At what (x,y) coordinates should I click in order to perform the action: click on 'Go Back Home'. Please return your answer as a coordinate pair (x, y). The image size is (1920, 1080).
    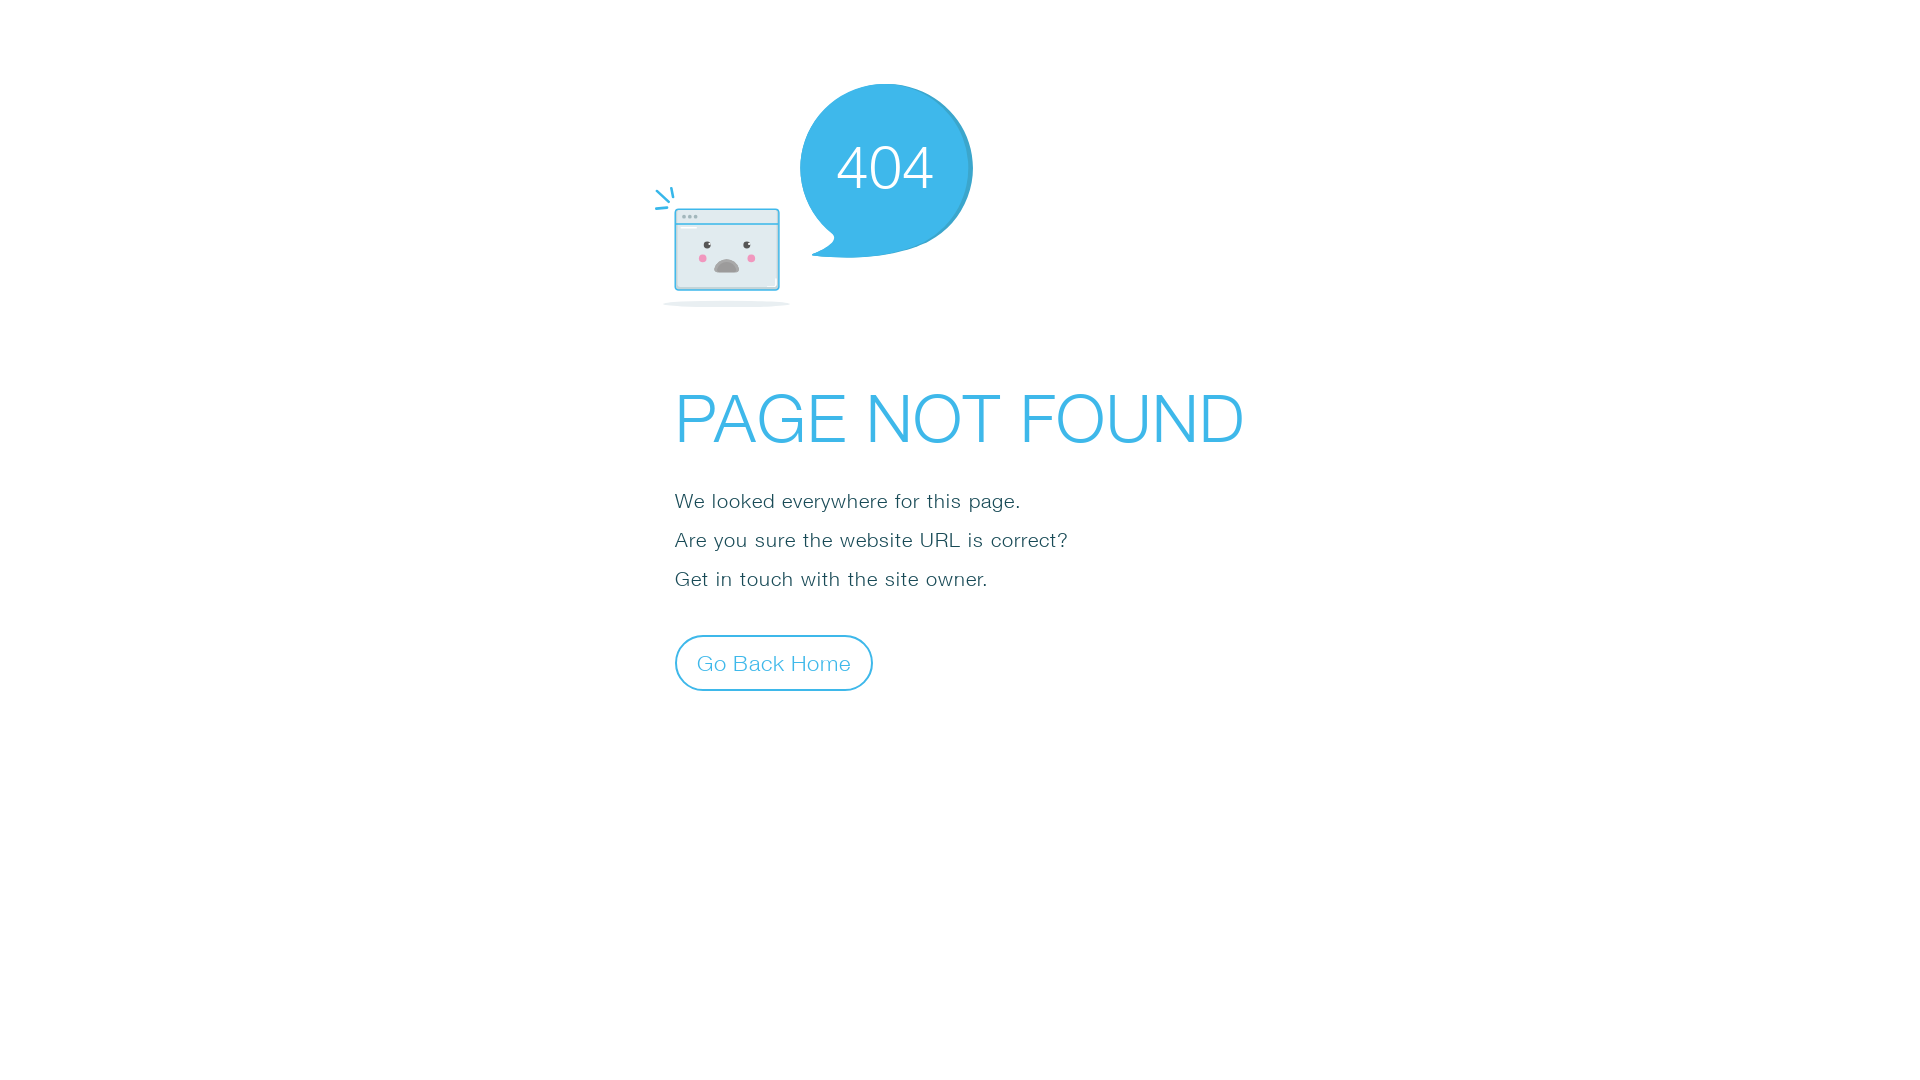
    Looking at the image, I should click on (772, 663).